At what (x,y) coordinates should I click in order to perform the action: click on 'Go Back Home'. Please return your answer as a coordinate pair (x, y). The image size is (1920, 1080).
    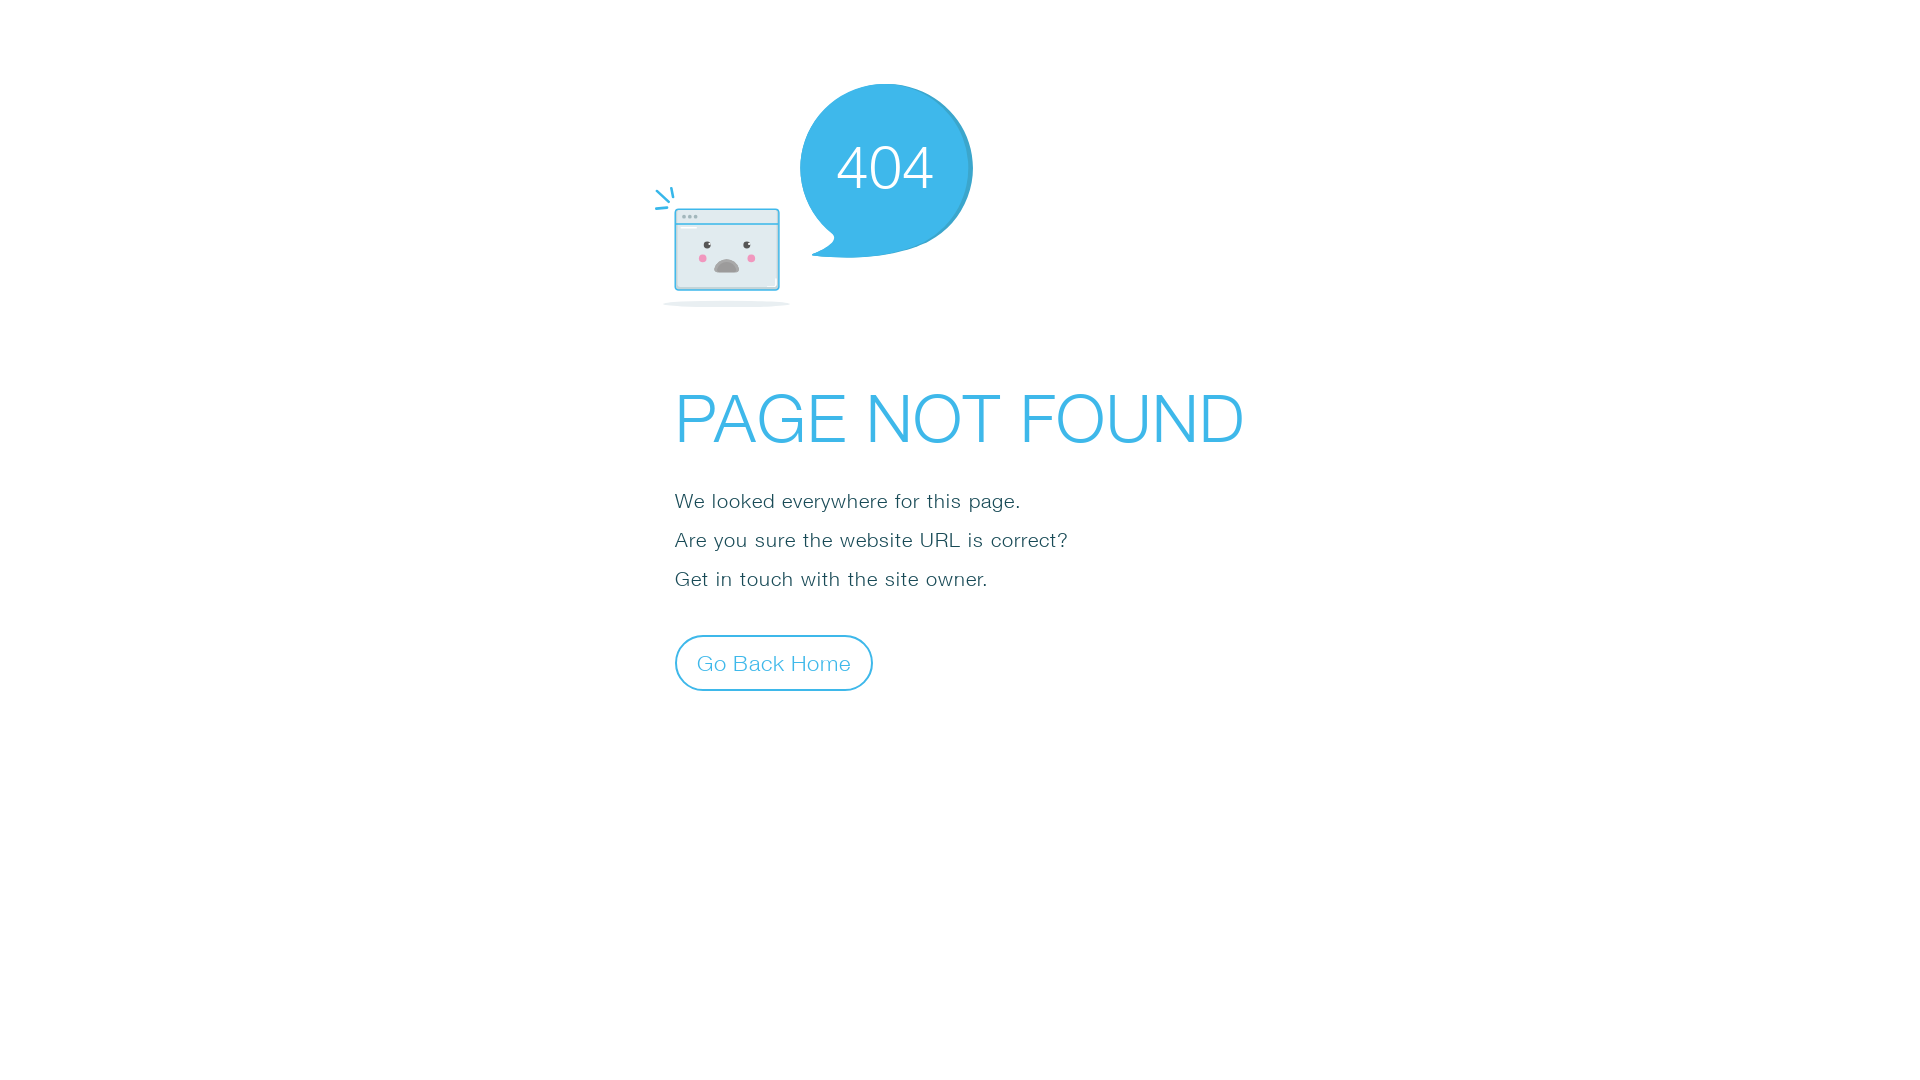
    Looking at the image, I should click on (772, 663).